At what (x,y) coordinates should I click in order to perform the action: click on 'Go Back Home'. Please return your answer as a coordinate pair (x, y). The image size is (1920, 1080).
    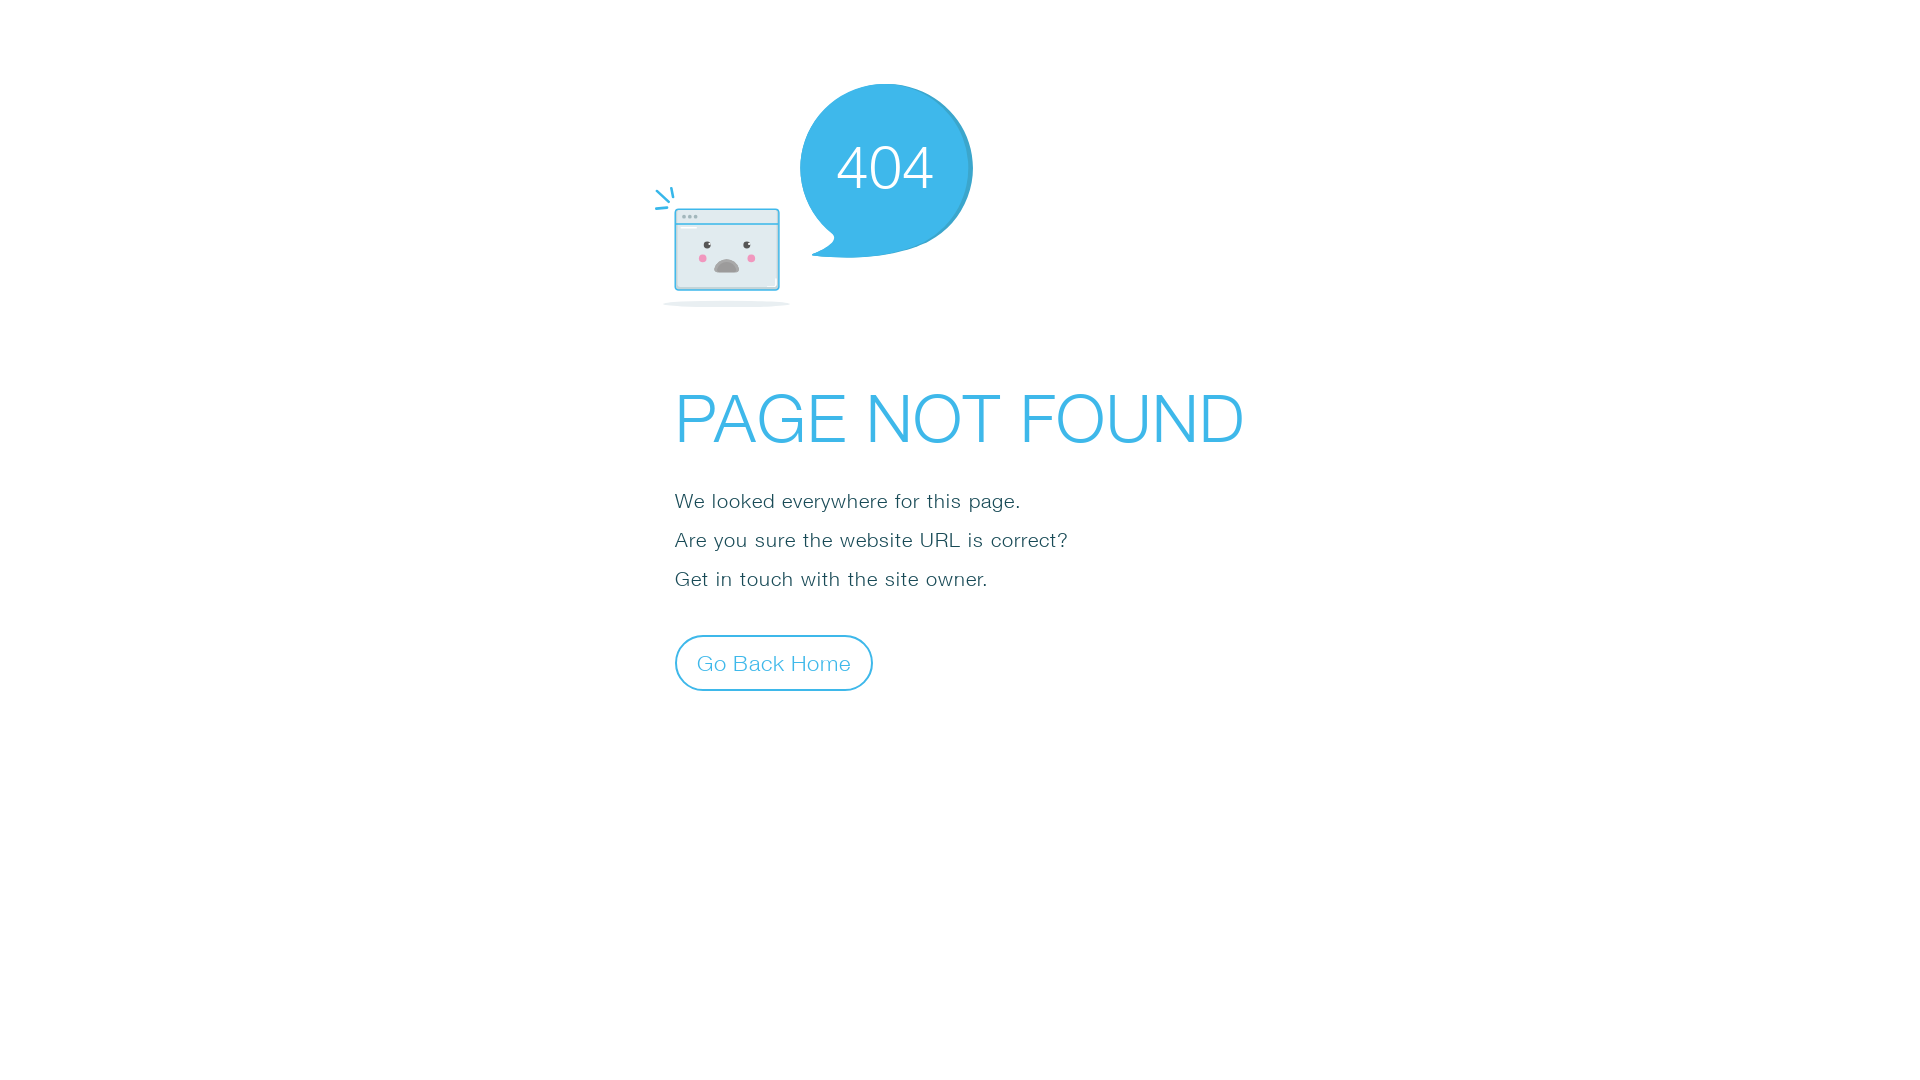
    Looking at the image, I should click on (772, 663).